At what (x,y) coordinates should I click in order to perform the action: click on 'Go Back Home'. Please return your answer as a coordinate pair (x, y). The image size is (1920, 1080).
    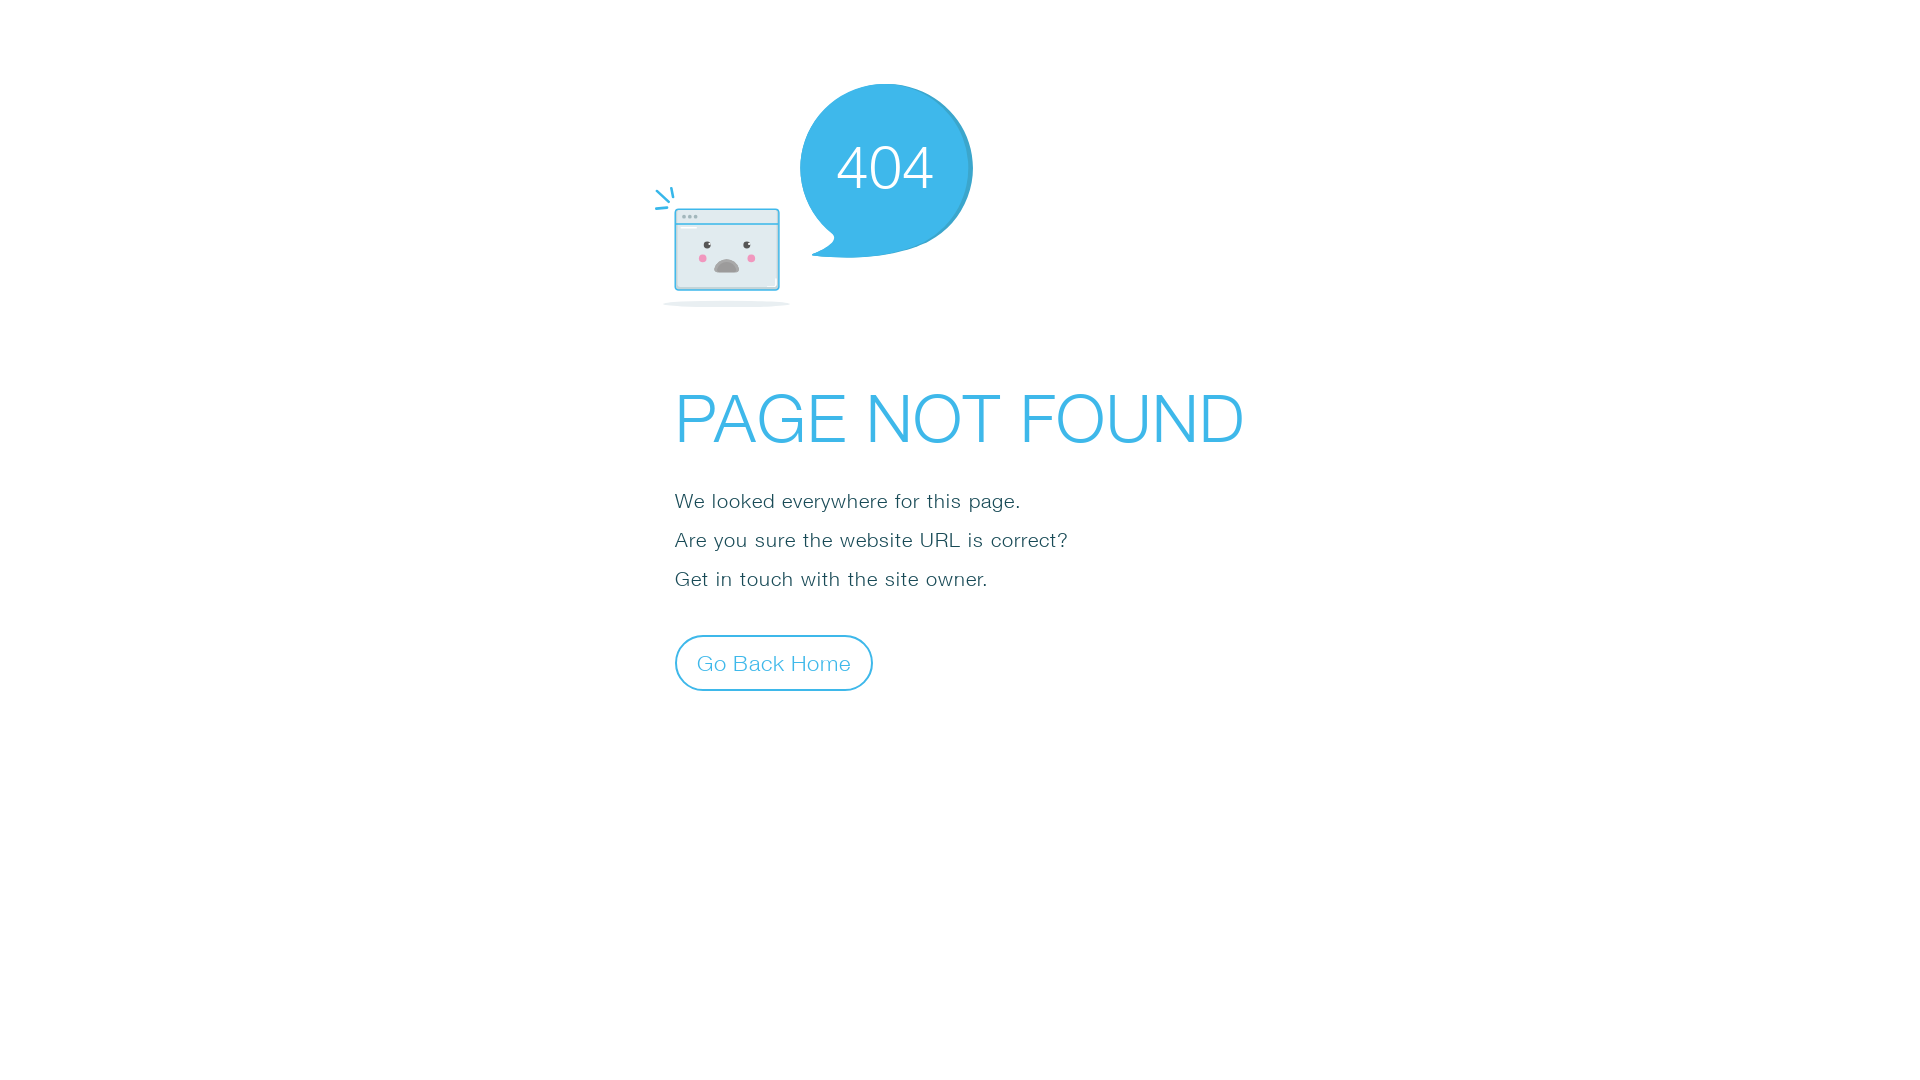
    Looking at the image, I should click on (772, 663).